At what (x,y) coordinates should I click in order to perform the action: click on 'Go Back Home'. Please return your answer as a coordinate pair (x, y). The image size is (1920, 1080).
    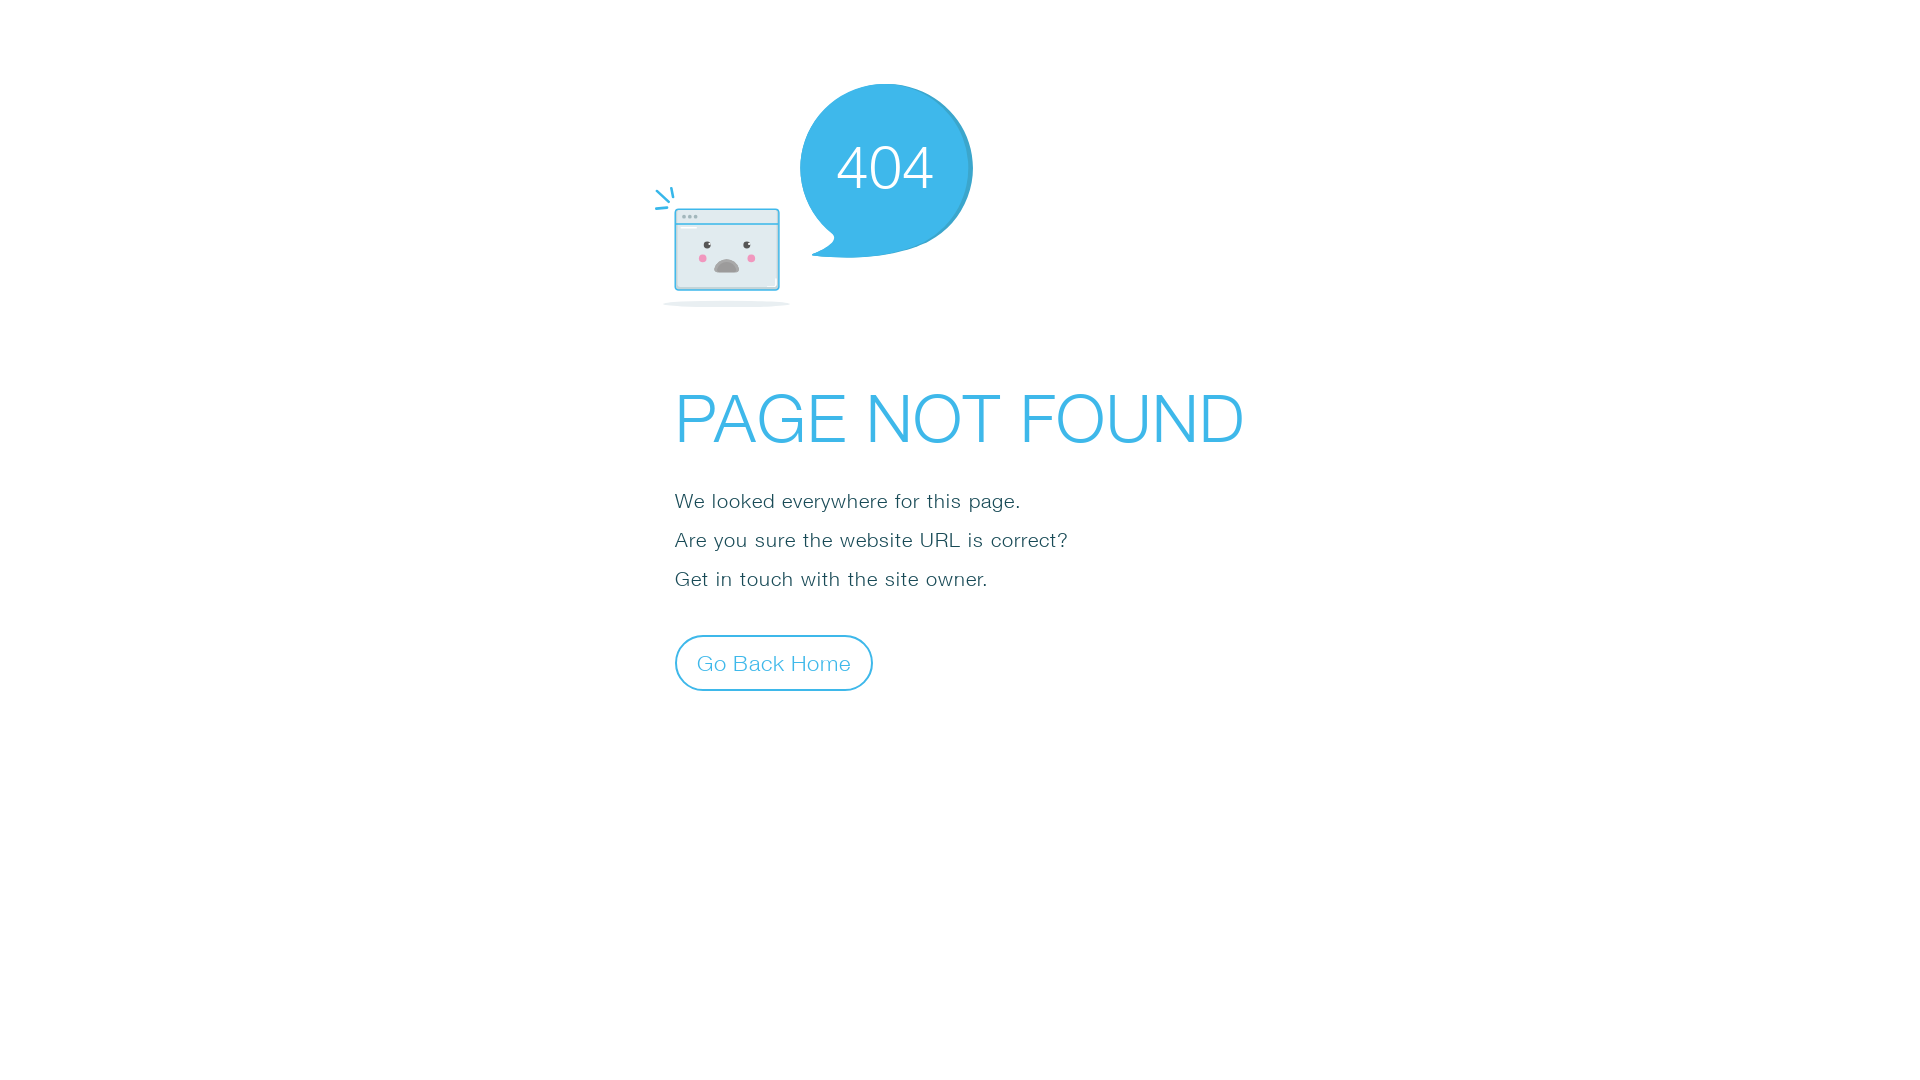
    Looking at the image, I should click on (772, 663).